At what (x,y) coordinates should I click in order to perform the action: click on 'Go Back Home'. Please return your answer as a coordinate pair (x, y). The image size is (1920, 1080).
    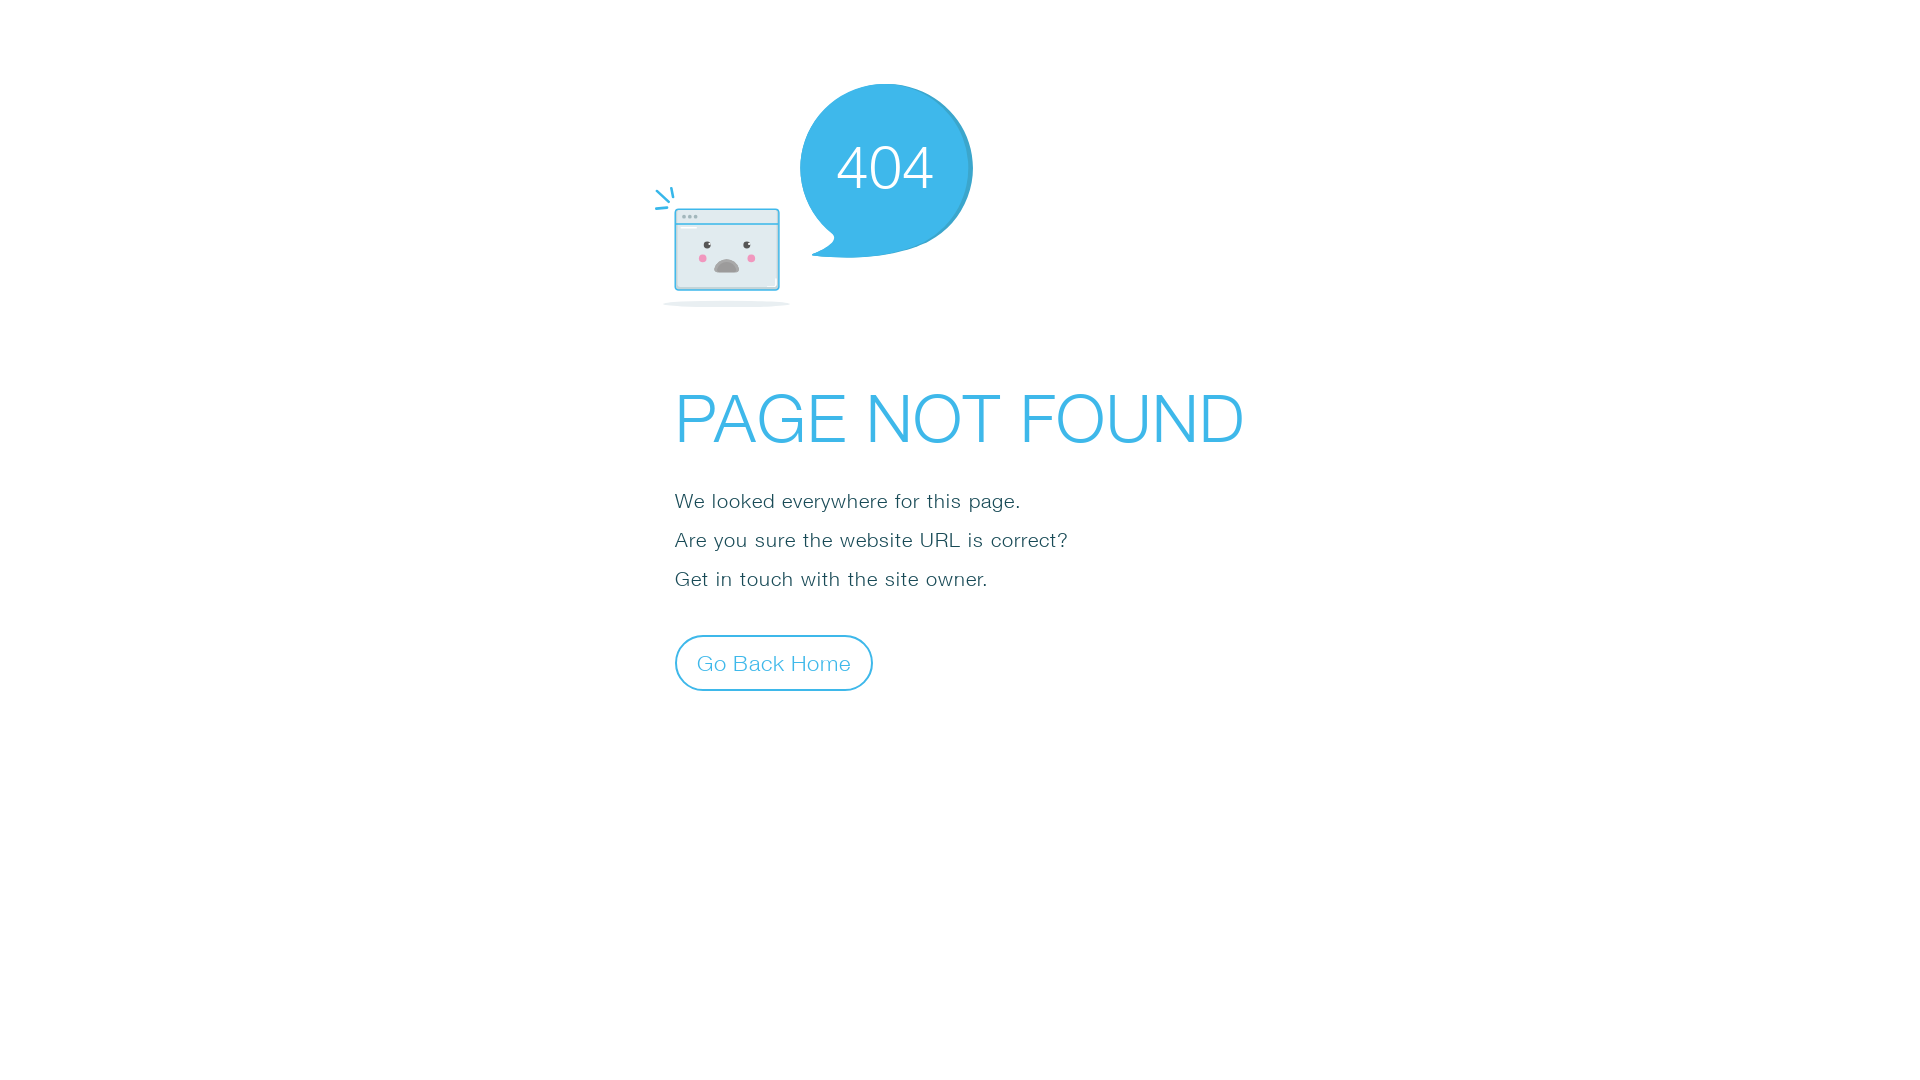
    Looking at the image, I should click on (772, 663).